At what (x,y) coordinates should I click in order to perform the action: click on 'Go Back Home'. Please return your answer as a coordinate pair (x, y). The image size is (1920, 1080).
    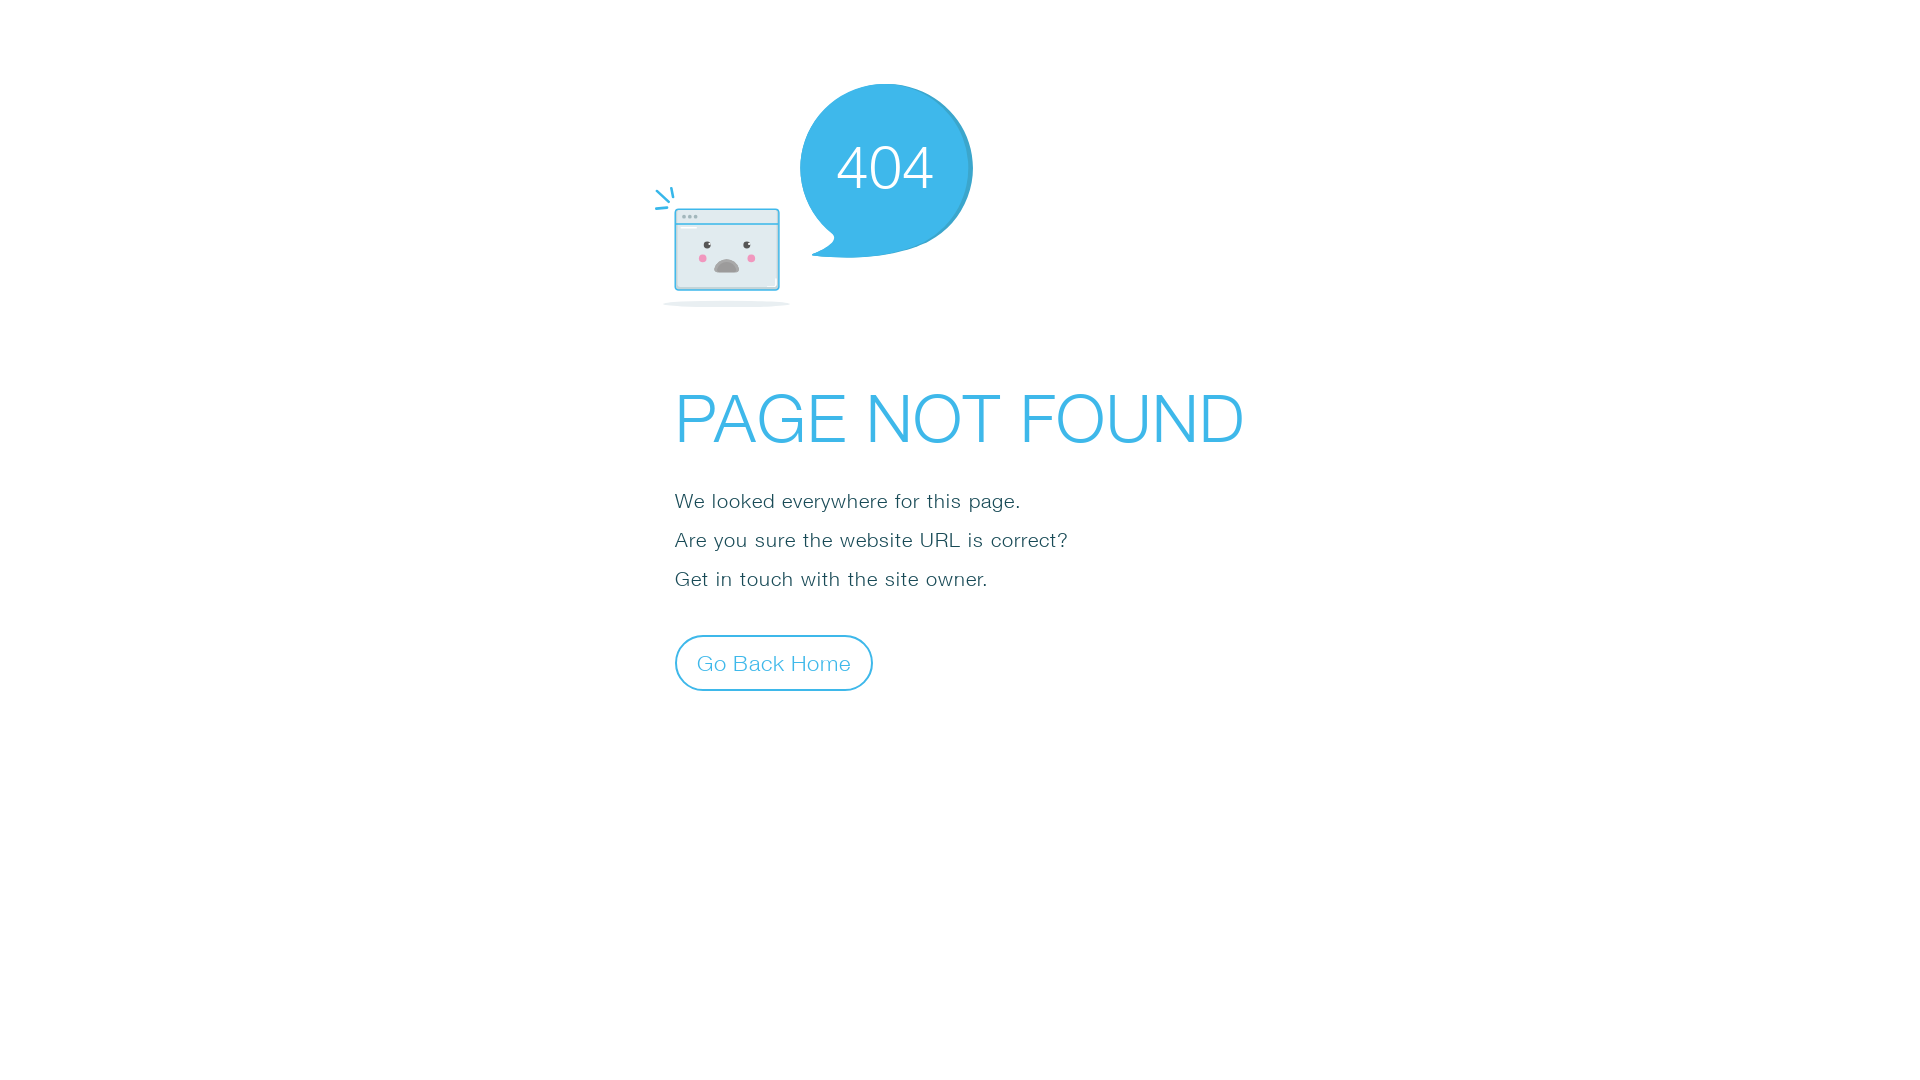
    Looking at the image, I should click on (772, 663).